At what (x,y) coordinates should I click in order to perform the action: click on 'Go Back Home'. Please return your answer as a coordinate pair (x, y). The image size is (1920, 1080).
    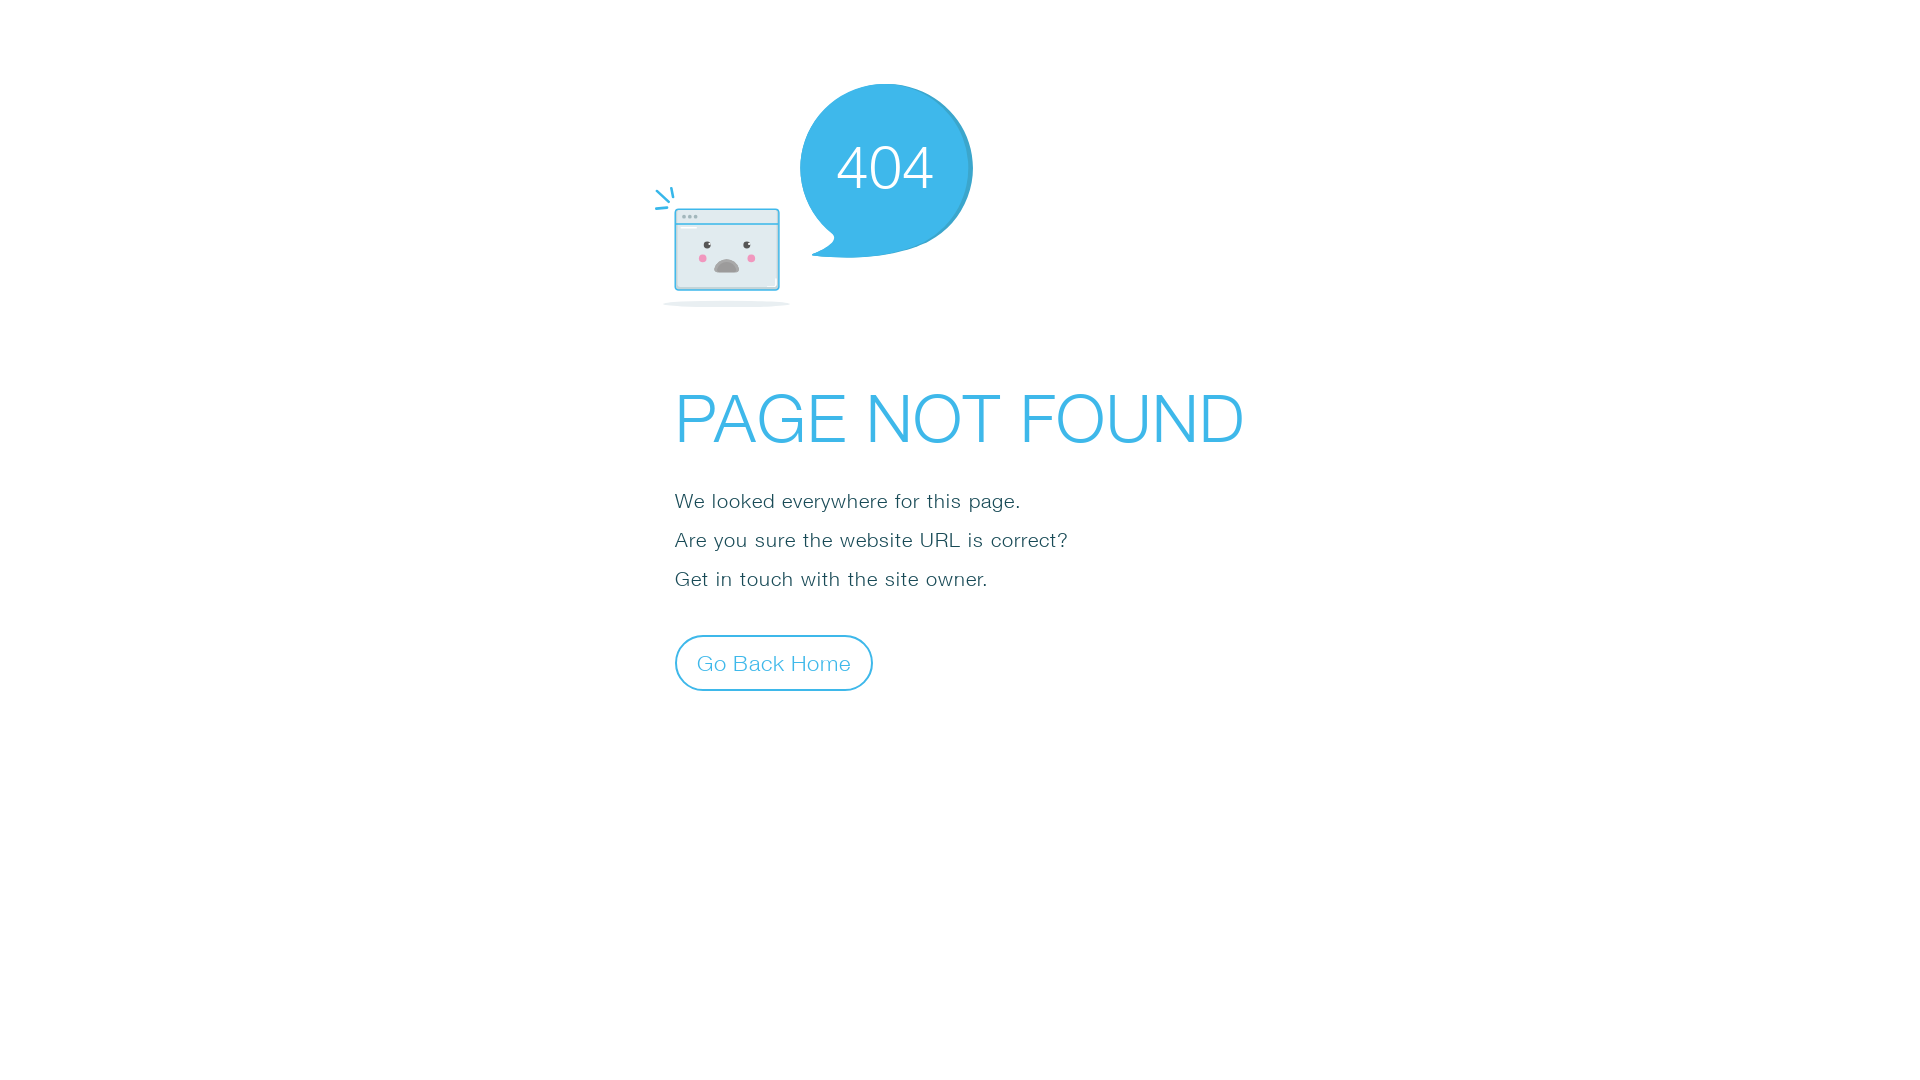
    Looking at the image, I should click on (772, 663).